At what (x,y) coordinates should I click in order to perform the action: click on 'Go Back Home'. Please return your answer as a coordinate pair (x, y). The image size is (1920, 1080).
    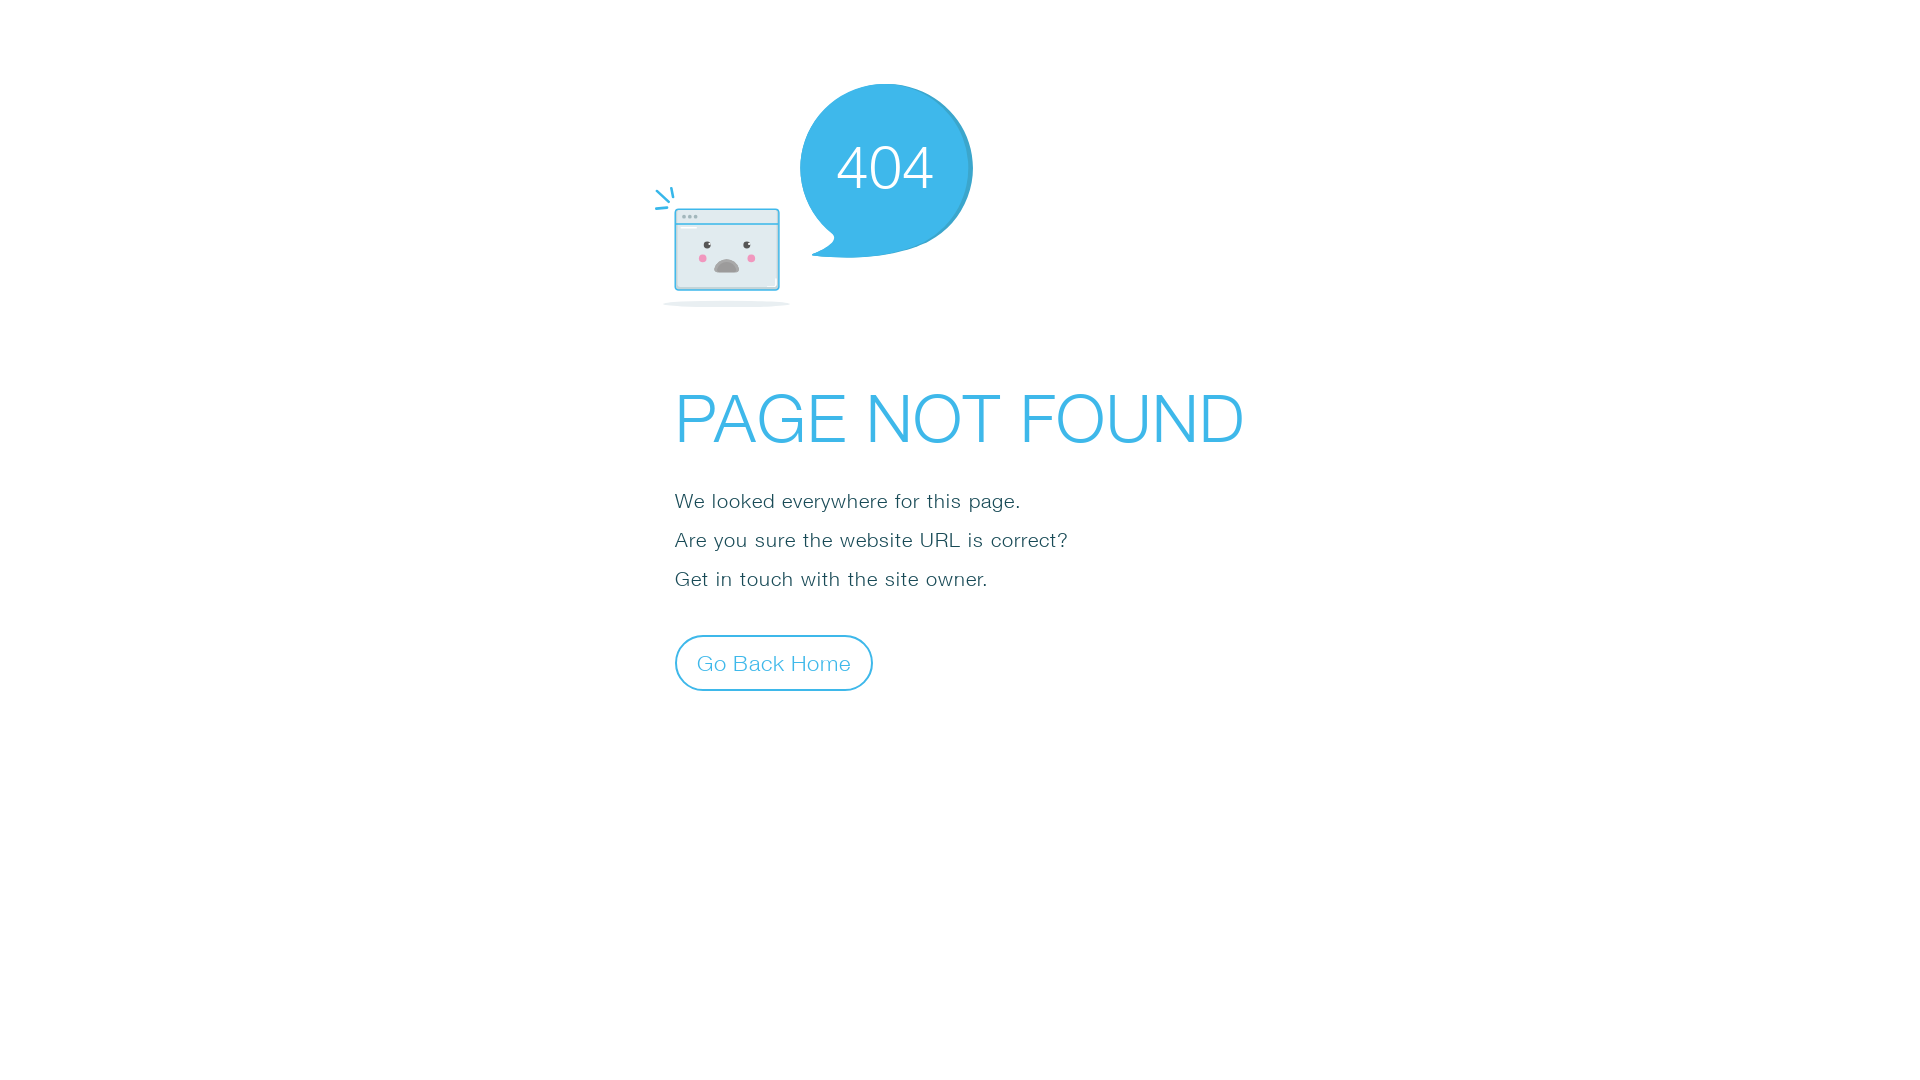
    Looking at the image, I should click on (772, 663).